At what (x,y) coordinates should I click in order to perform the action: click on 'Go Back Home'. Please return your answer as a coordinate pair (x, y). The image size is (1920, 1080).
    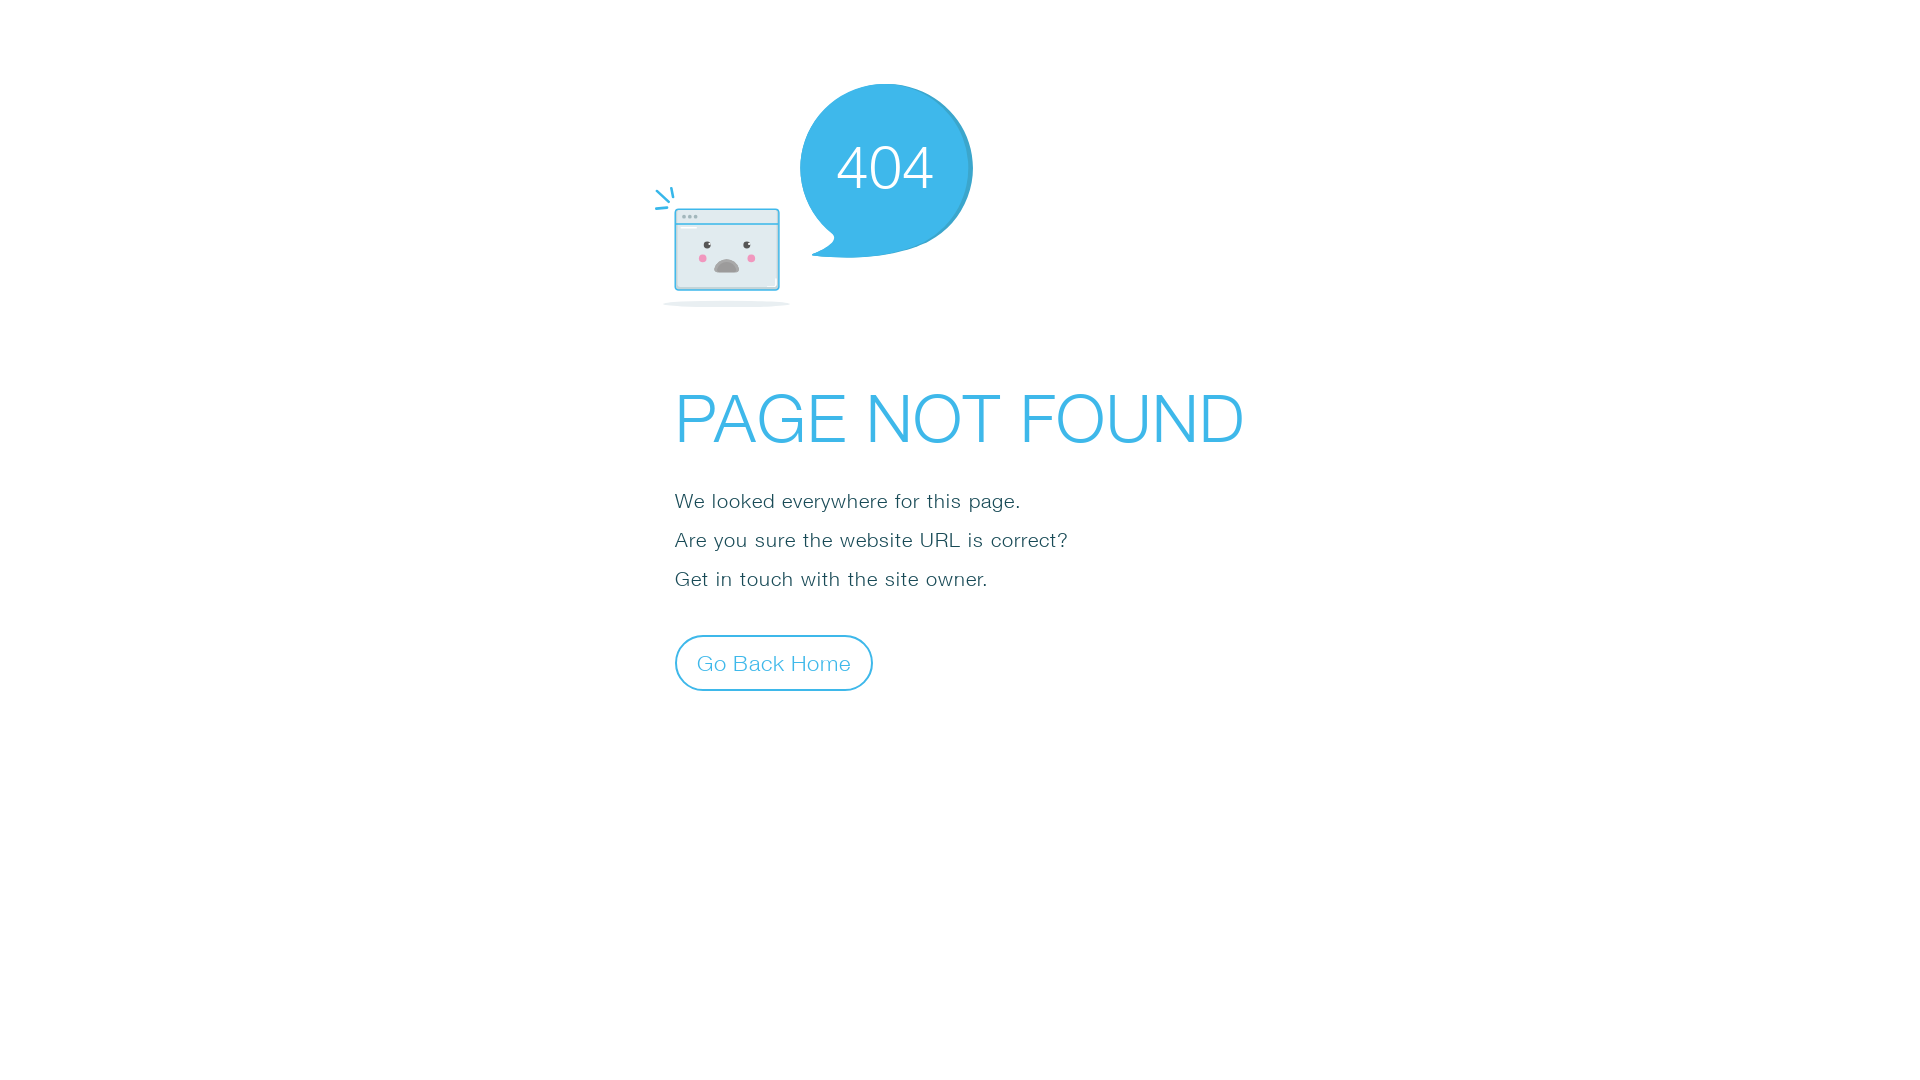
    Looking at the image, I should click on (772, 663).